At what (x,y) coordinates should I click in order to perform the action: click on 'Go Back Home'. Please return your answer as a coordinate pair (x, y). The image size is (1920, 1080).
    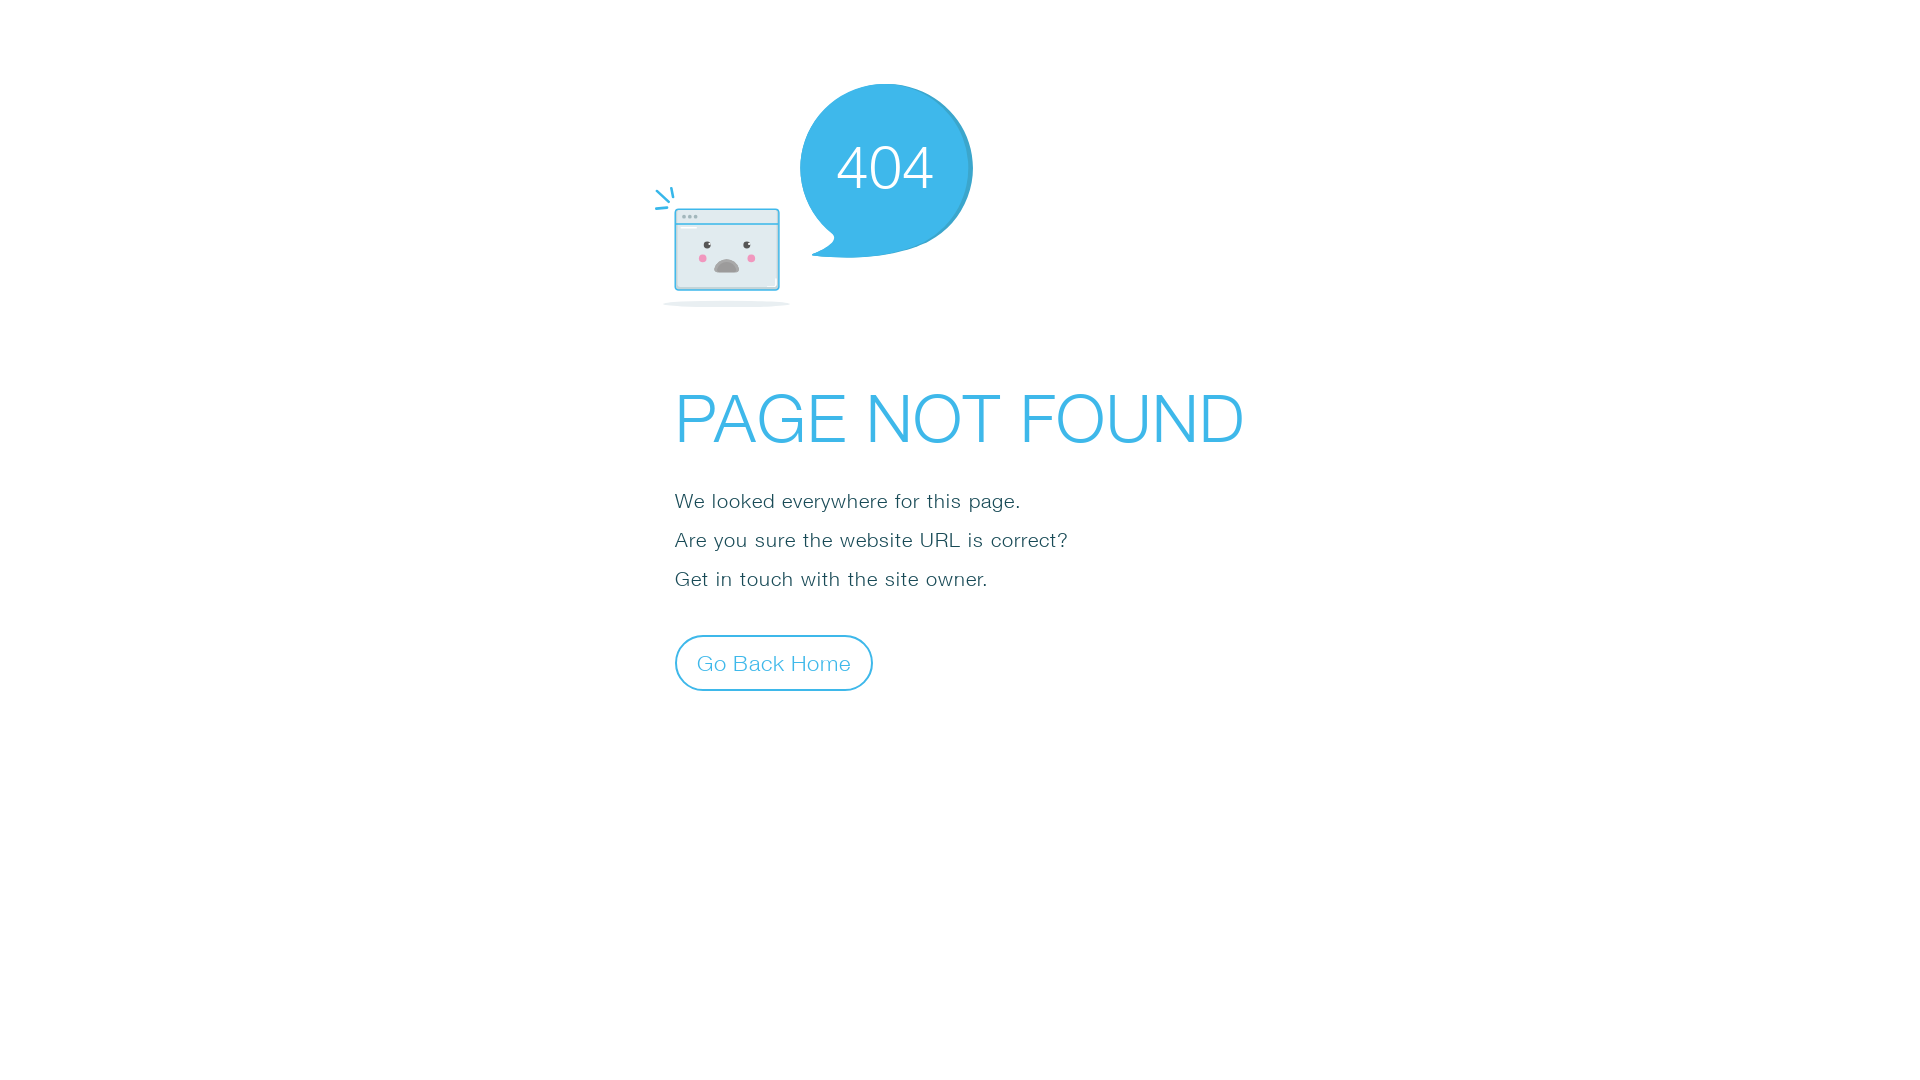
    Looking at the image, I should click on (772, 663).